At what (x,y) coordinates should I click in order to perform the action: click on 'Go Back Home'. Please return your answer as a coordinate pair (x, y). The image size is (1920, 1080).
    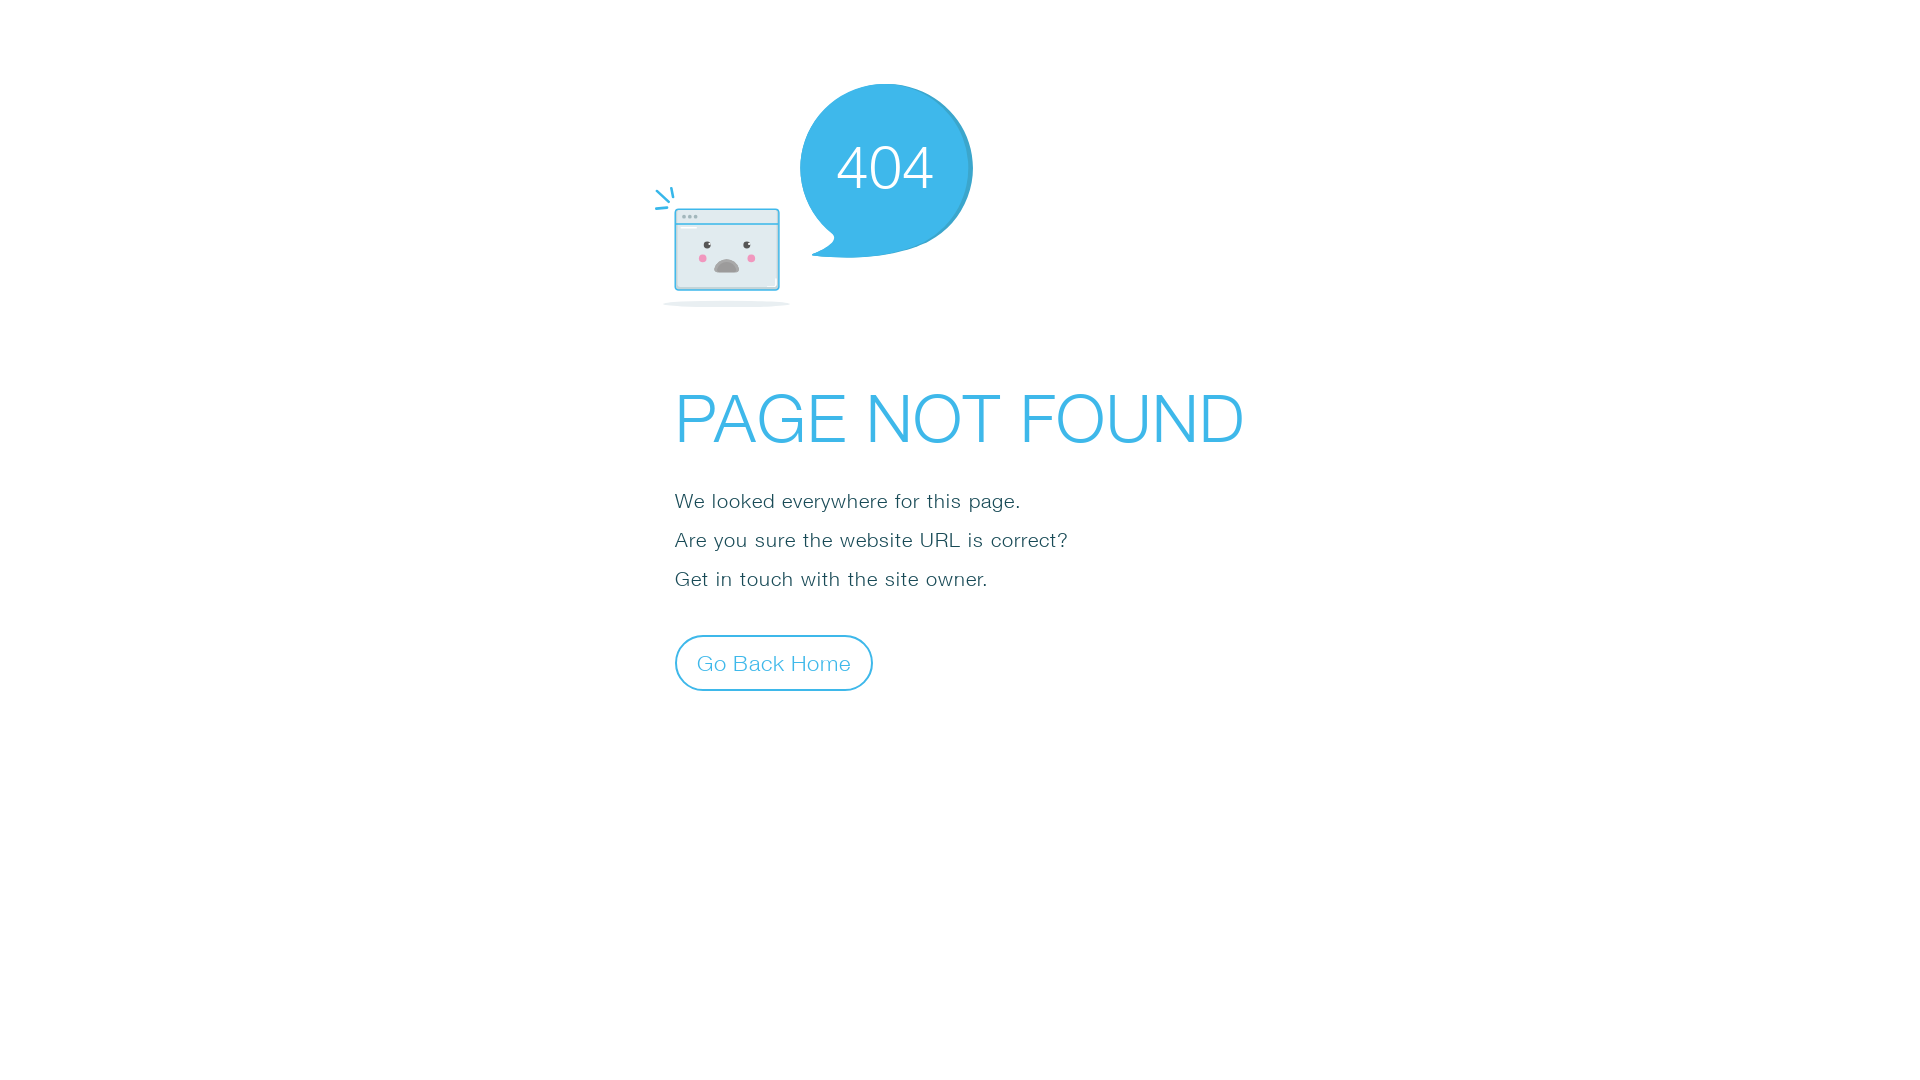
    Looking at the image, I should click on (772, 663).